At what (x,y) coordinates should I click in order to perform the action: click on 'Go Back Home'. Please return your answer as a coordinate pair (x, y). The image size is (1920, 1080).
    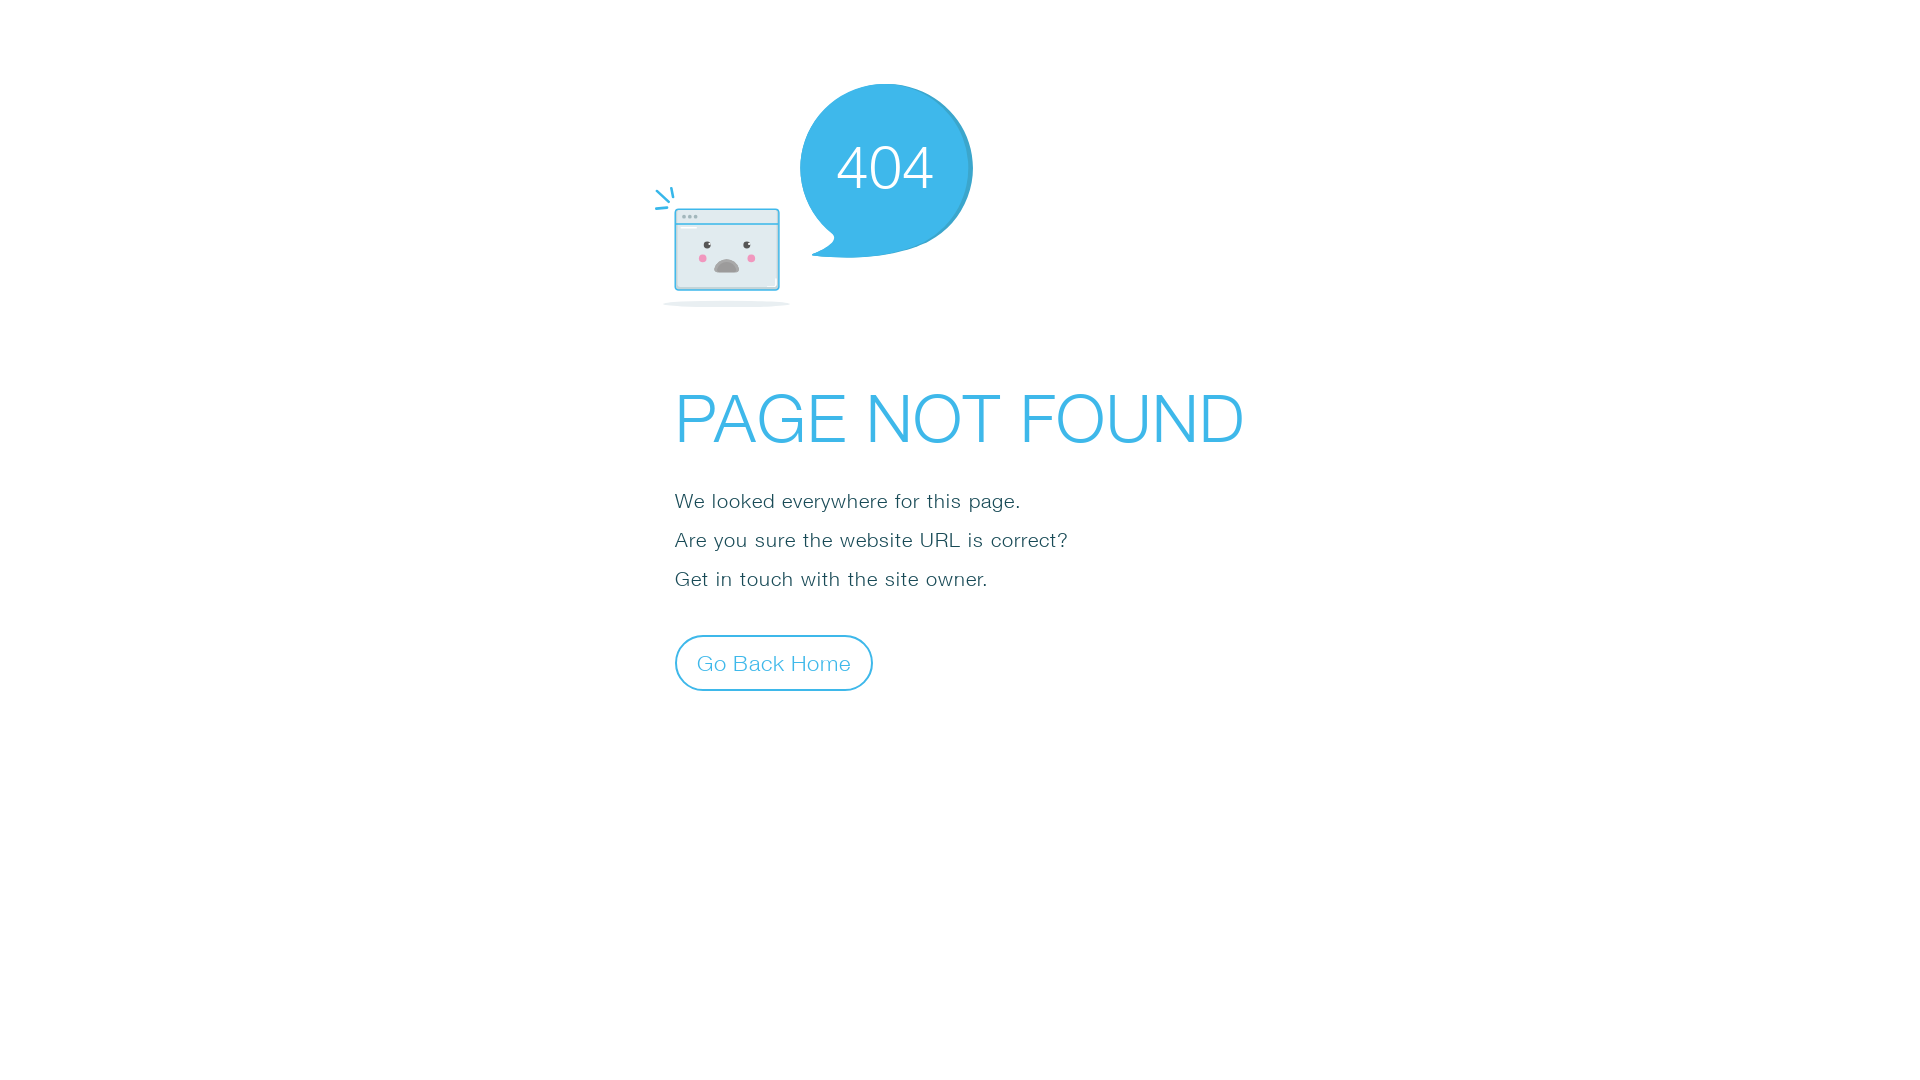
    Looking at the image, I should click on (772, 663).